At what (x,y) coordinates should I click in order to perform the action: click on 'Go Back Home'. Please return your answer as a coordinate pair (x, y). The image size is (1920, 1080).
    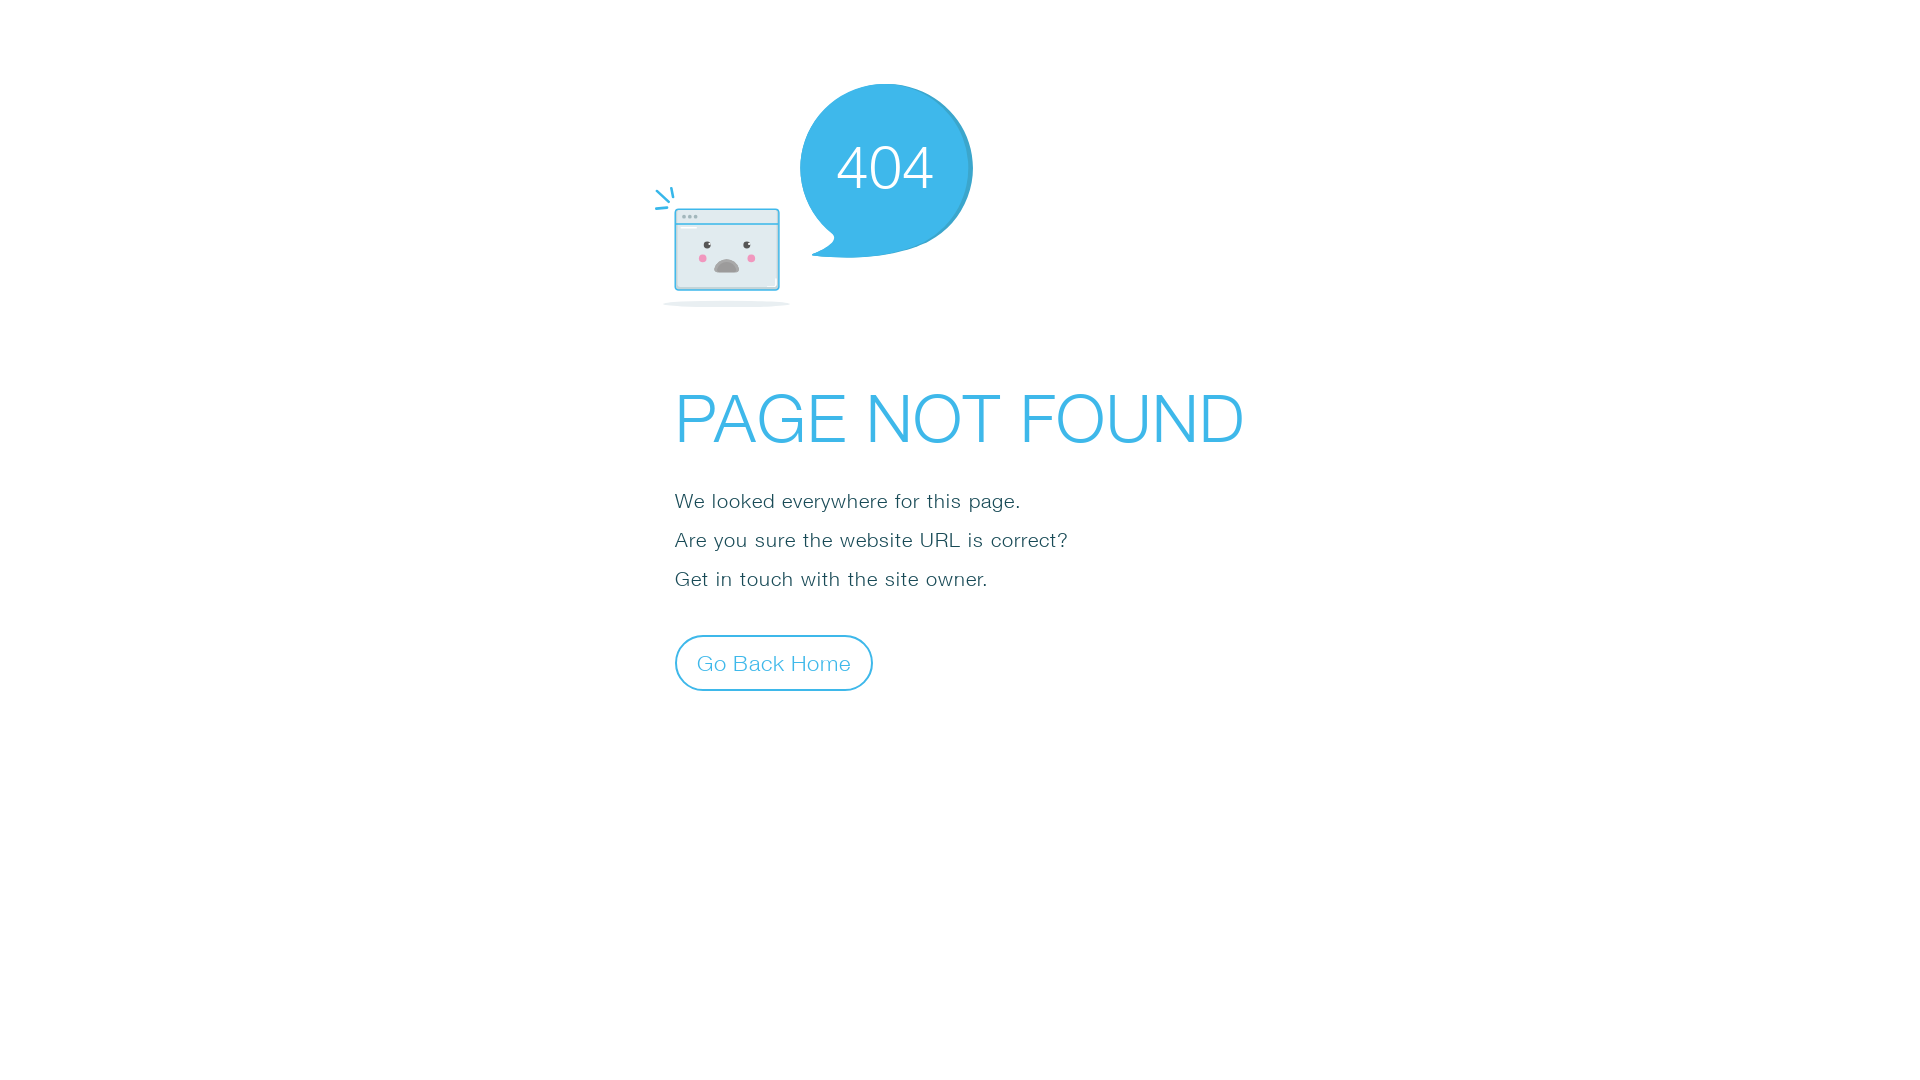
    Looking at the image, I should click on (772, 663).